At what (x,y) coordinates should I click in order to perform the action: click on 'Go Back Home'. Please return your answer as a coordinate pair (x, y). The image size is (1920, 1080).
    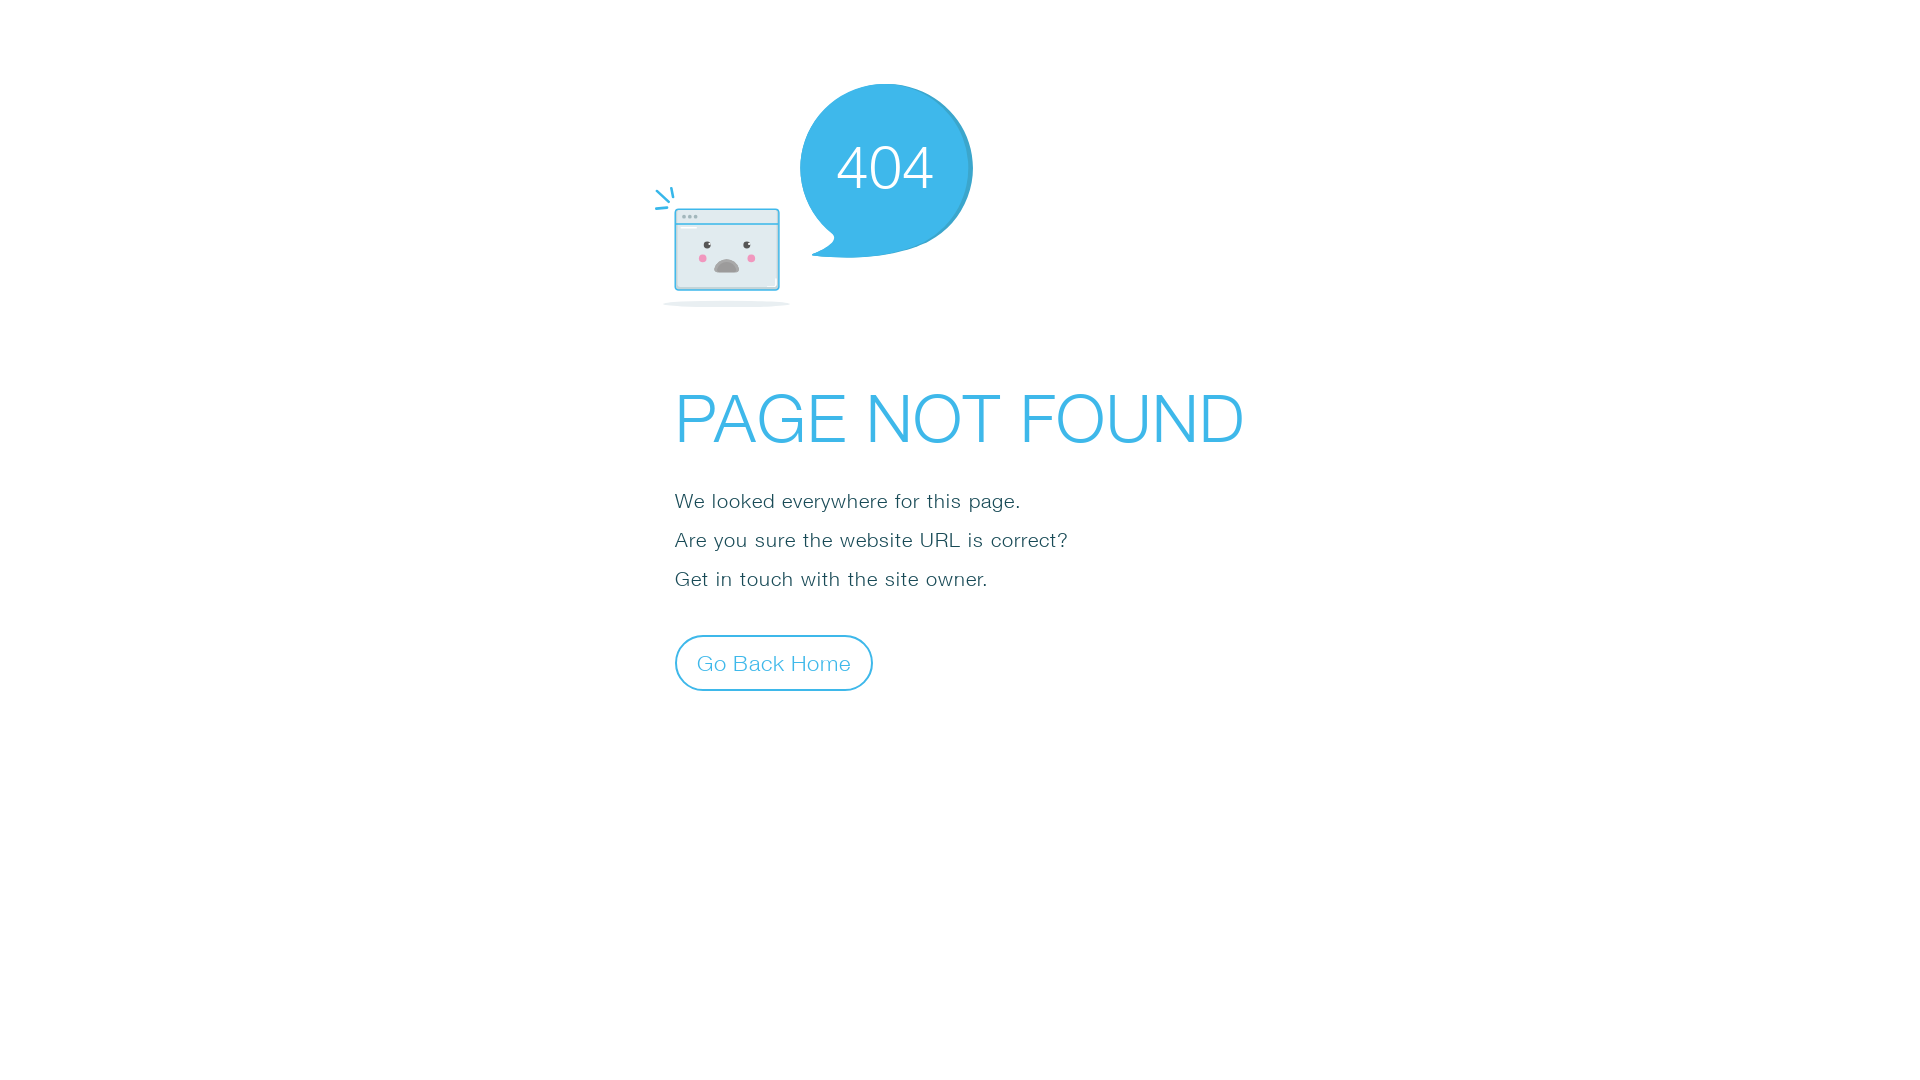
    Looking at the image, I should click on (772, 663).